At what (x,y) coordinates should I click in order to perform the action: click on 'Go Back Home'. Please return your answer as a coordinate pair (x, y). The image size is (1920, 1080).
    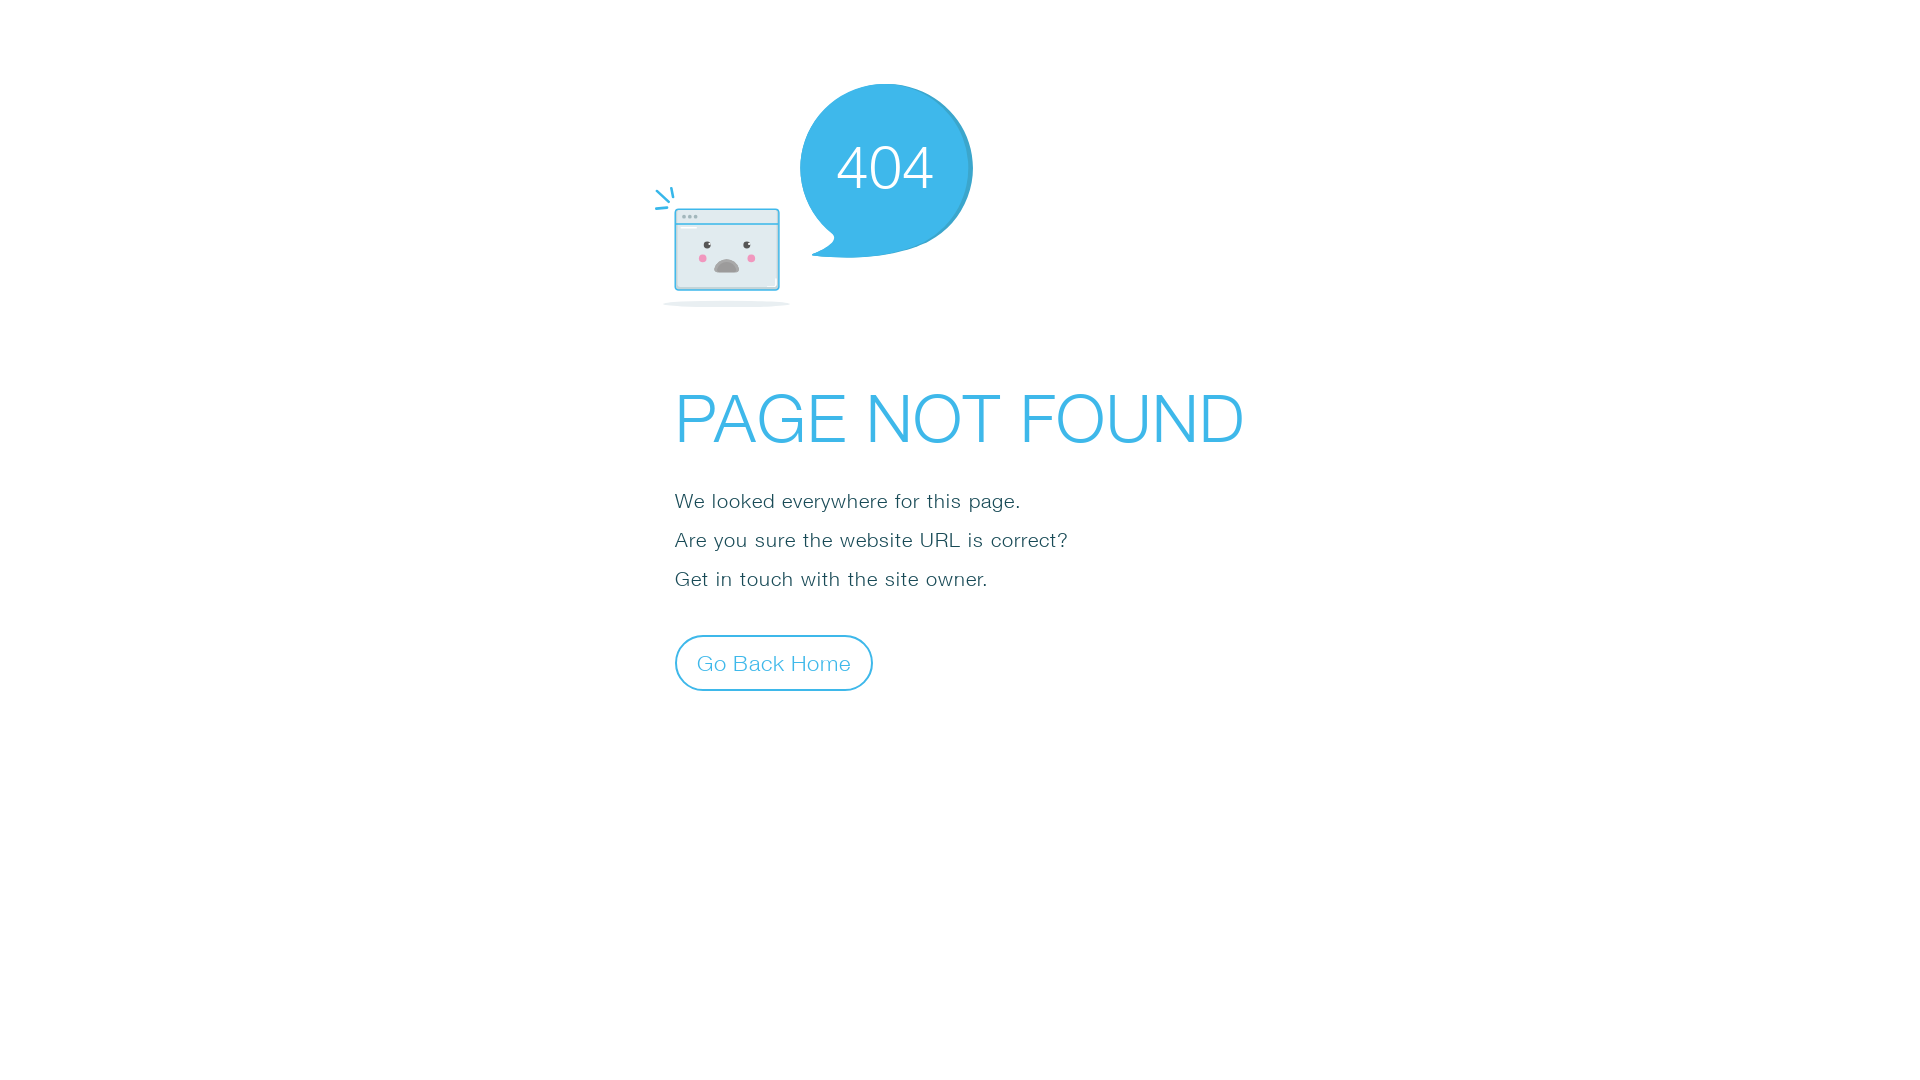
    Looking at the image, I should click on (772, 663).